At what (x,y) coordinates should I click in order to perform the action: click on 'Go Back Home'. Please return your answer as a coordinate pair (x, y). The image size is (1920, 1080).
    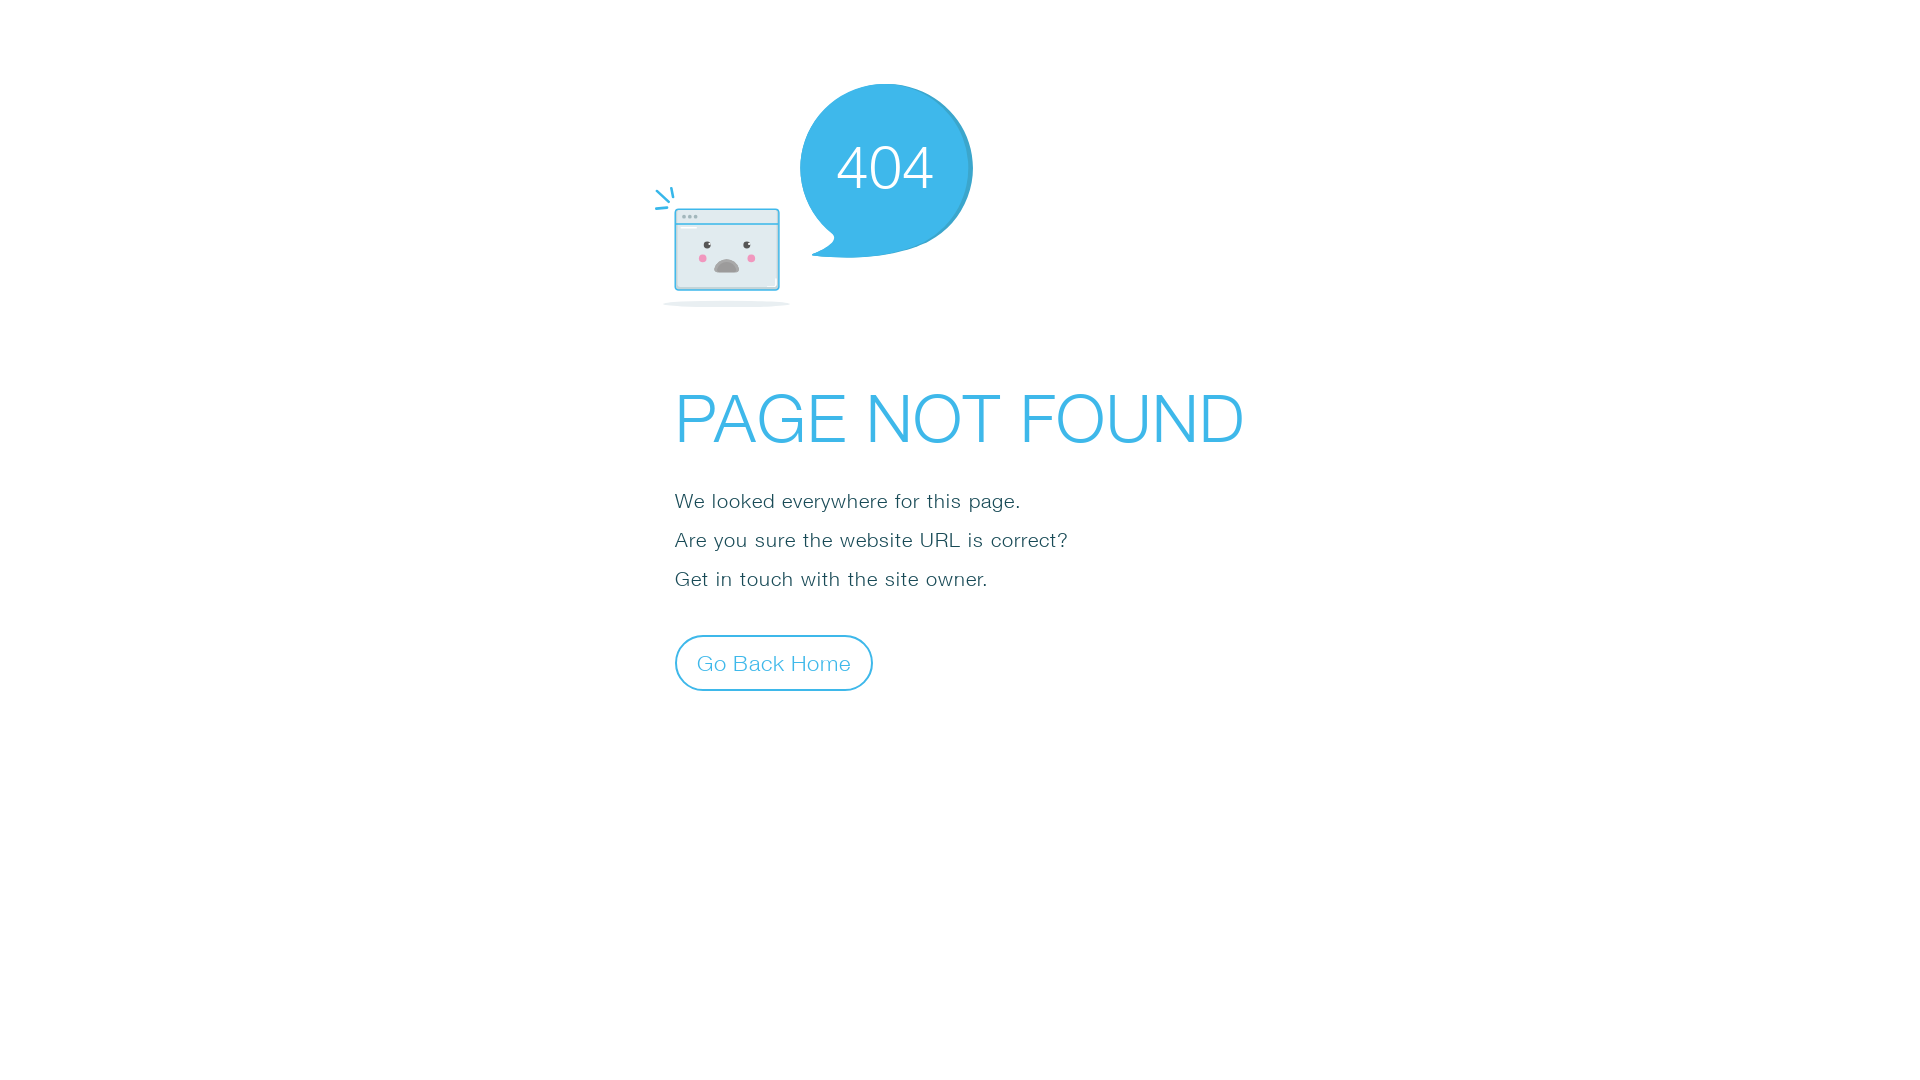
    Looking at the image, I should click on (772, 663).